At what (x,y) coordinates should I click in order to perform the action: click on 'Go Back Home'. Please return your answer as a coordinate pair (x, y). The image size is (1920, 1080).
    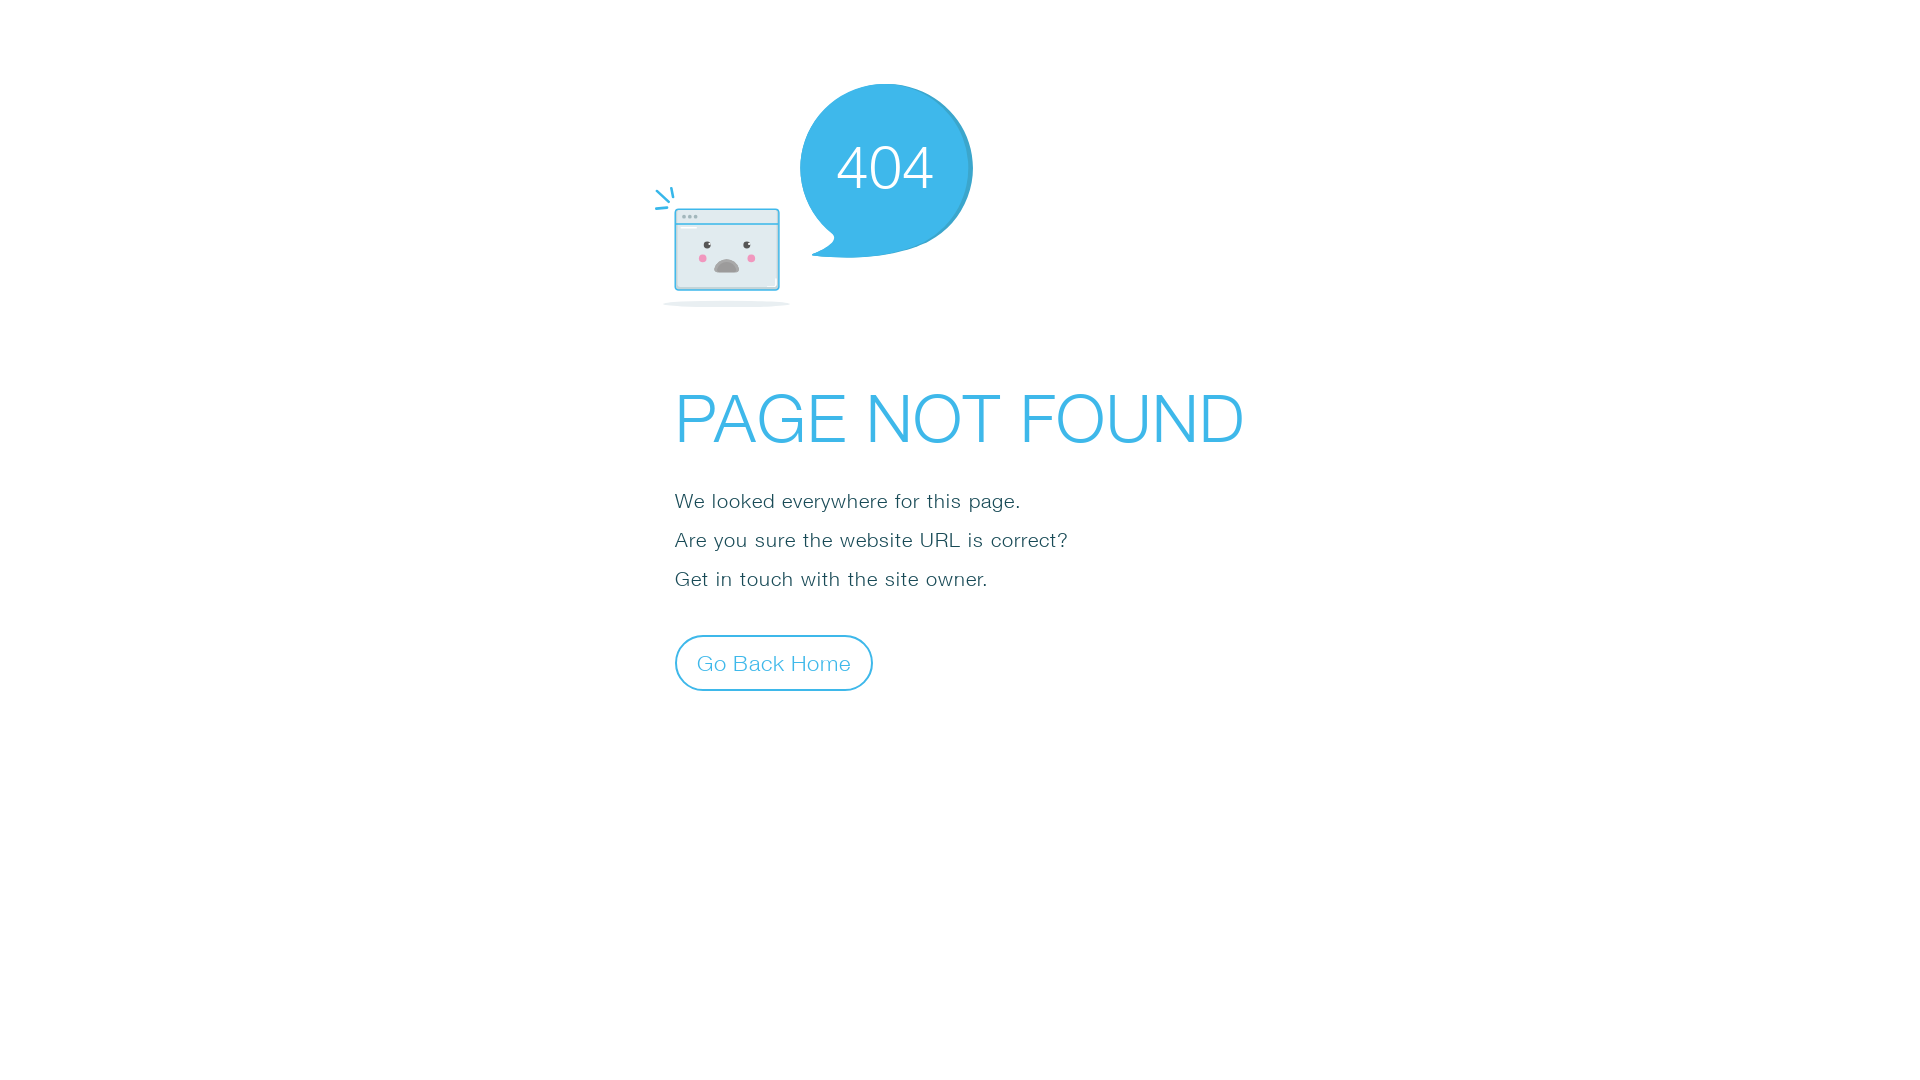
    Looking at the image, I should click on (772, 663).